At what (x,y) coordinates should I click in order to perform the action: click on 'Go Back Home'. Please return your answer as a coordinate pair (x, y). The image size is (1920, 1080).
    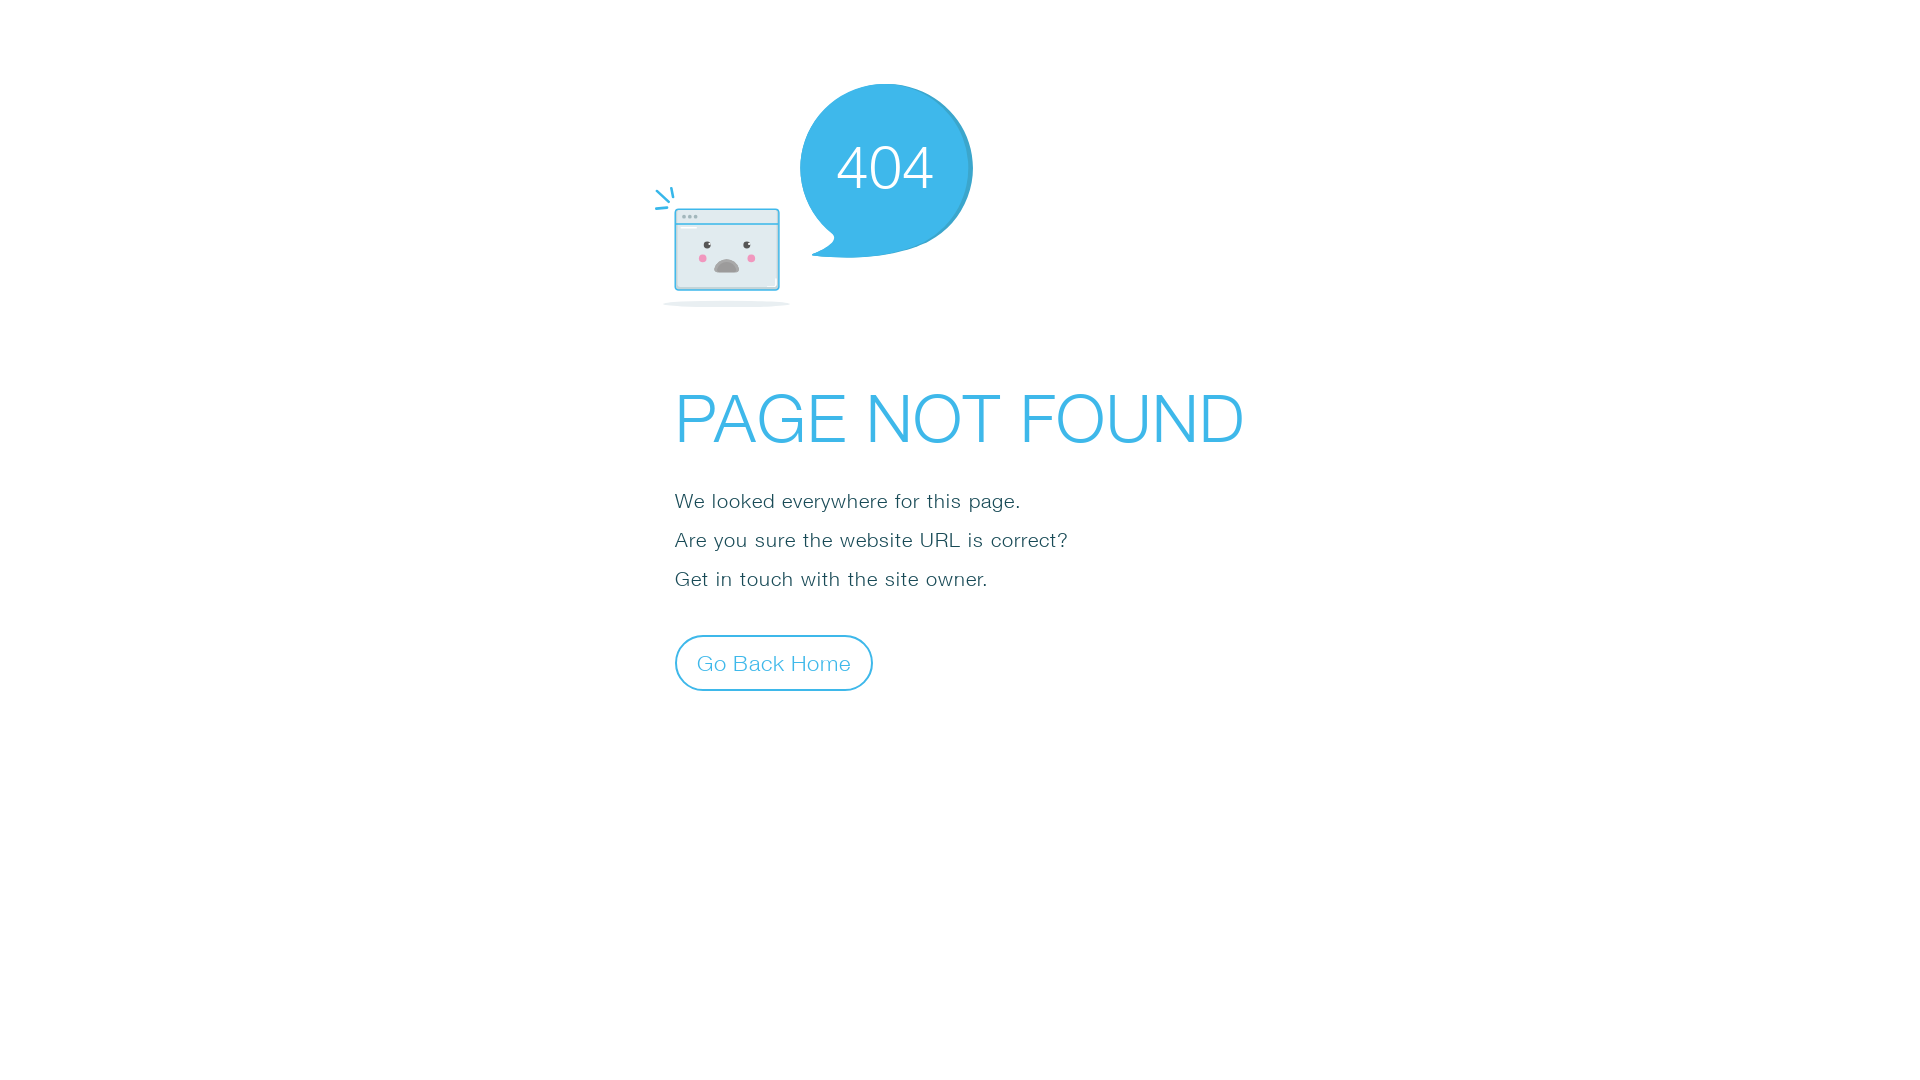
    Looking at the image, I should click on (772, 663).